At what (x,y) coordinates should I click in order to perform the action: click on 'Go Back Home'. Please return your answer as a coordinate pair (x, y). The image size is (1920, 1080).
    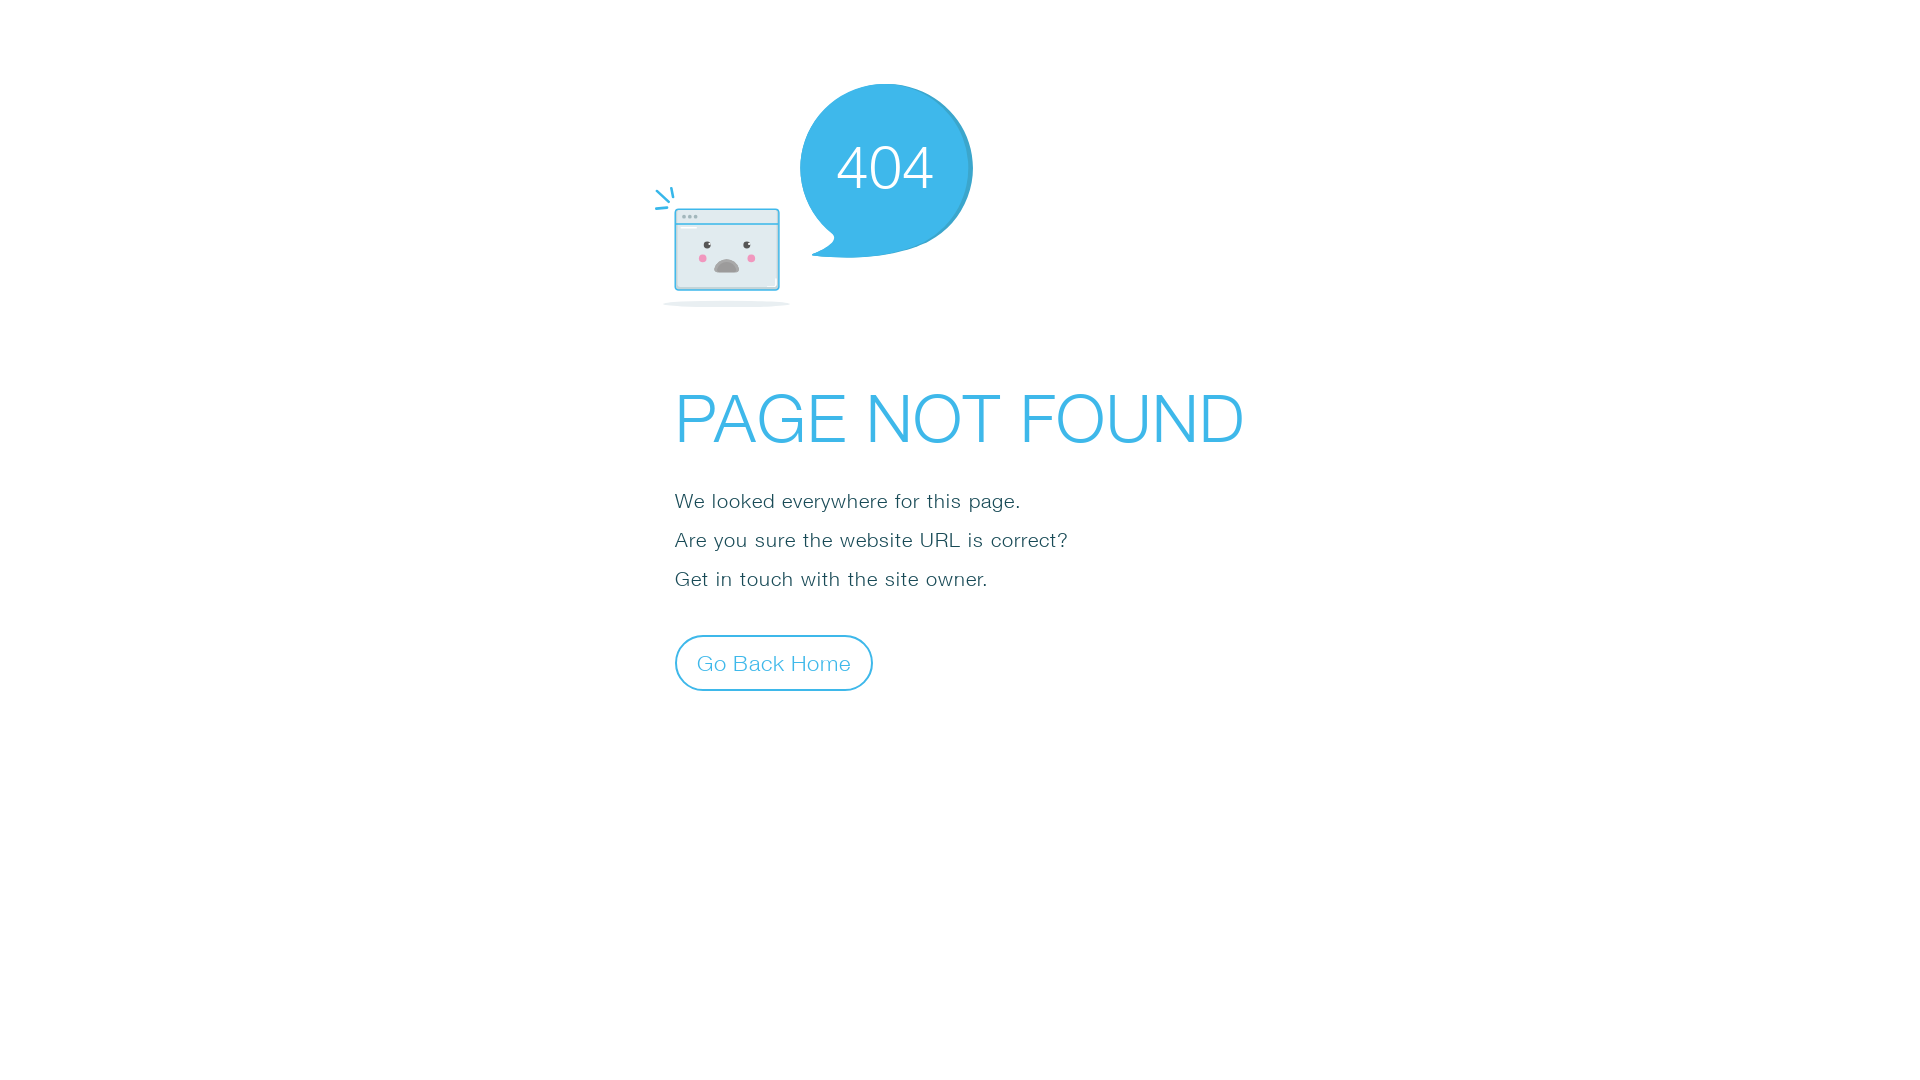
    Looking at the image, I should click on (772, 663).